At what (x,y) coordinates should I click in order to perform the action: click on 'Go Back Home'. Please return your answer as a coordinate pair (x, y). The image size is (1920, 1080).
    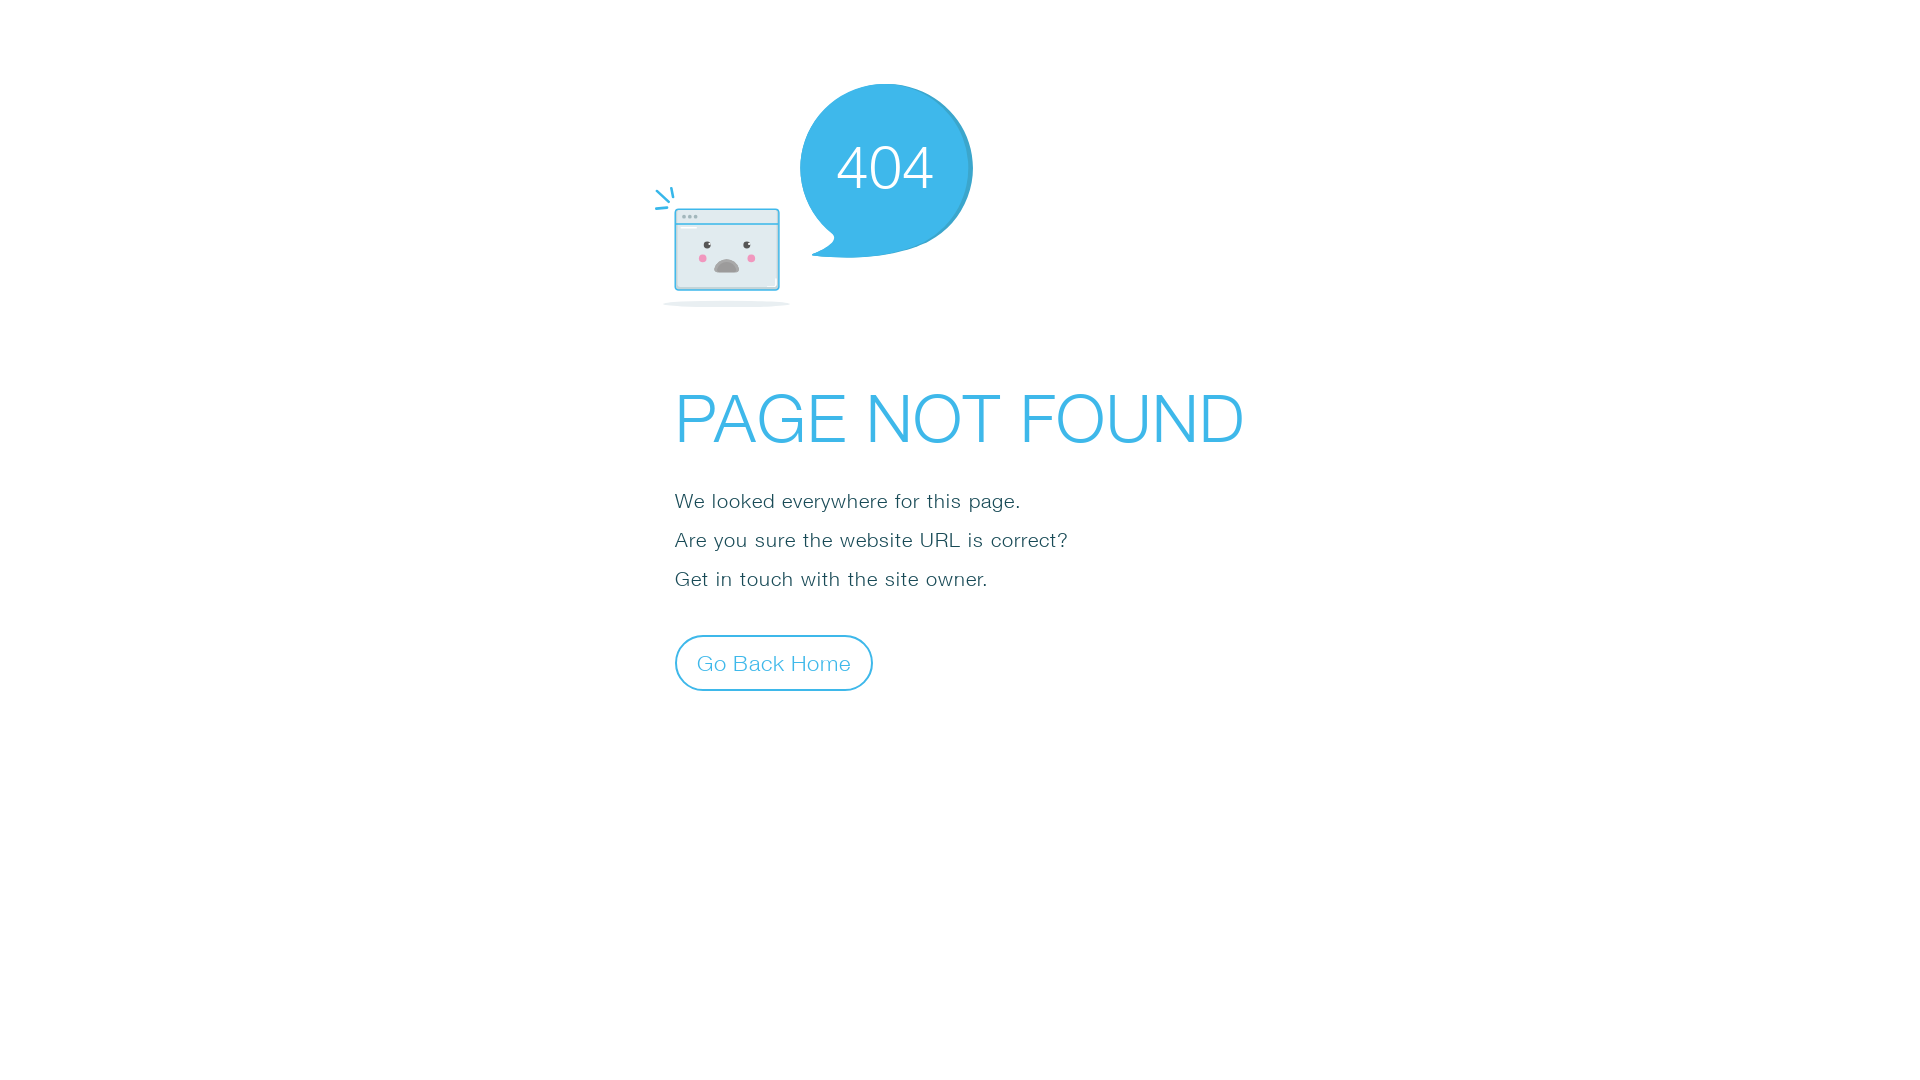
    Looking at the image, I should click on (772, 663).